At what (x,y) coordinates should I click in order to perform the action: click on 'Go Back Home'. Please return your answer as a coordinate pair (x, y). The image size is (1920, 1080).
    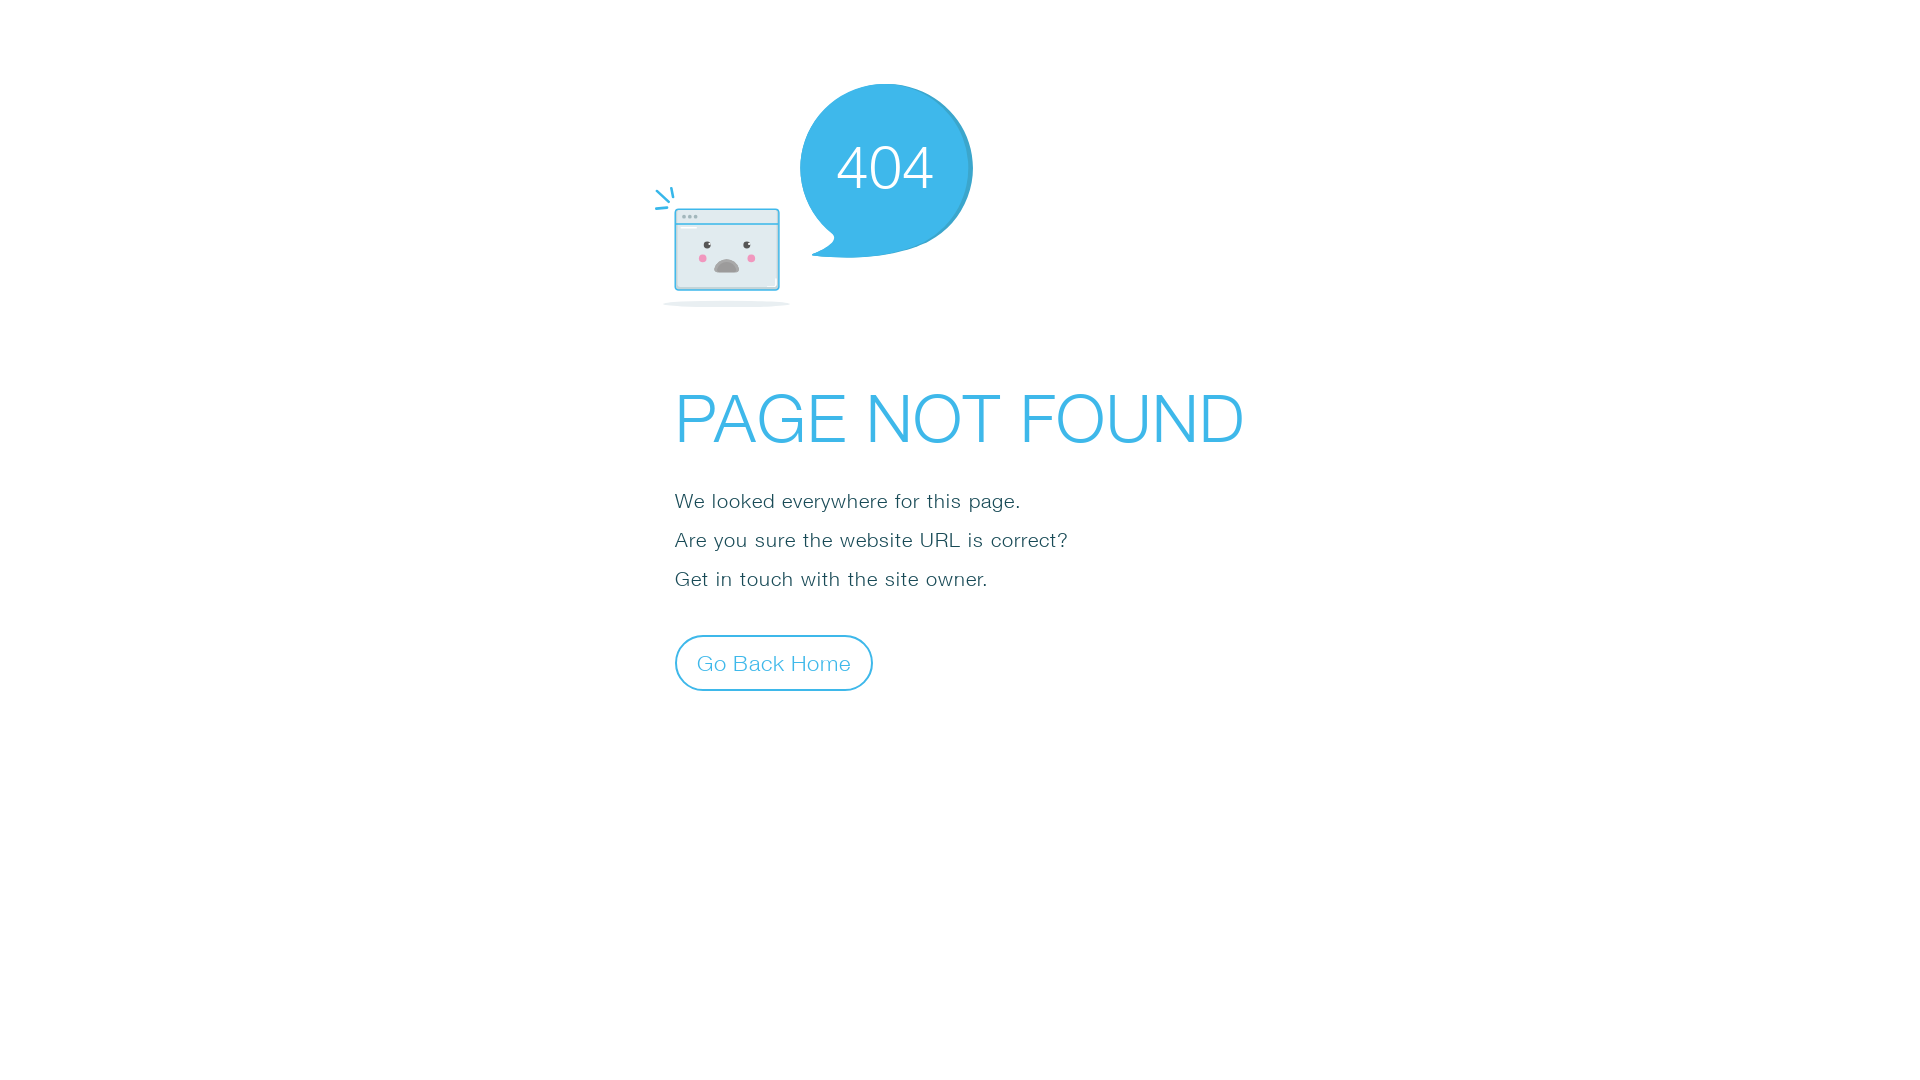
    Looking at the image, I should click on (772, 663).